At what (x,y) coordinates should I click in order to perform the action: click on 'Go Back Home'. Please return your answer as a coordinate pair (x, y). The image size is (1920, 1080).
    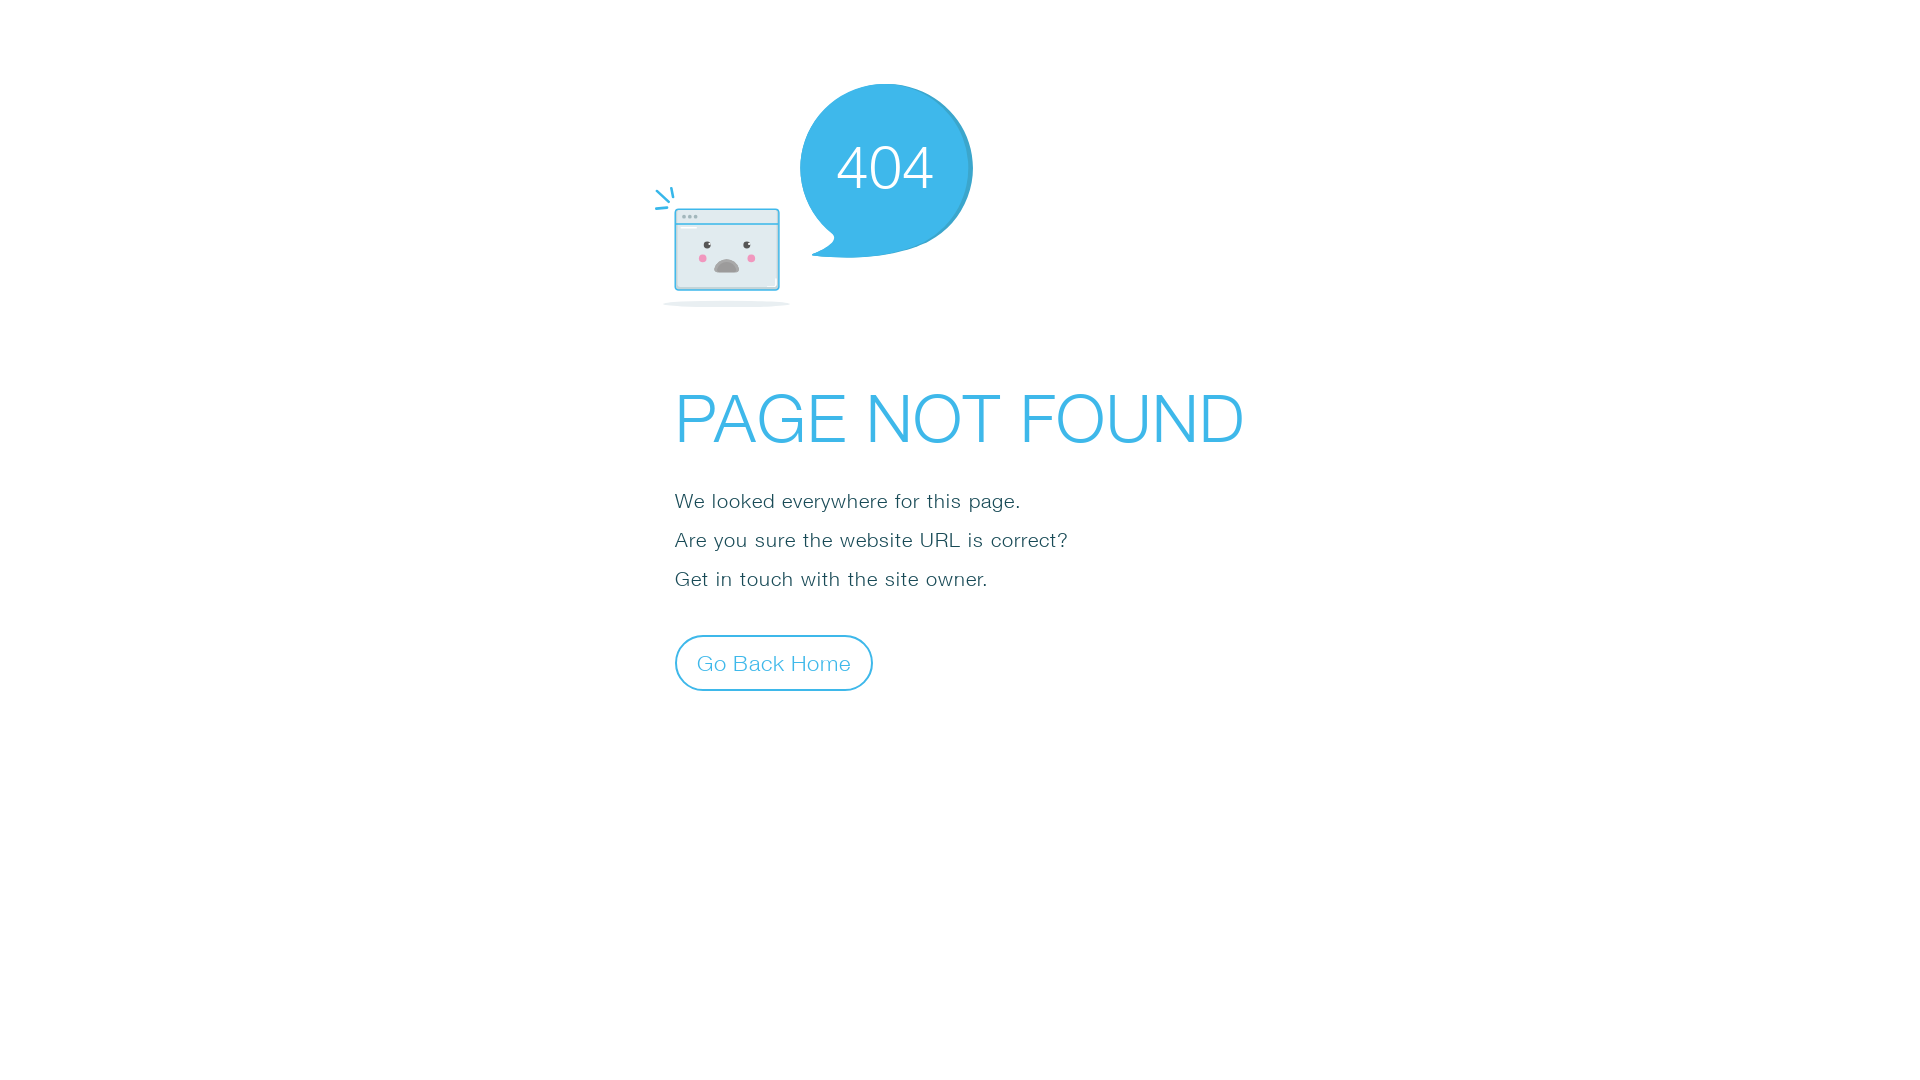
    Looking at the image, I should click on (772, 663).